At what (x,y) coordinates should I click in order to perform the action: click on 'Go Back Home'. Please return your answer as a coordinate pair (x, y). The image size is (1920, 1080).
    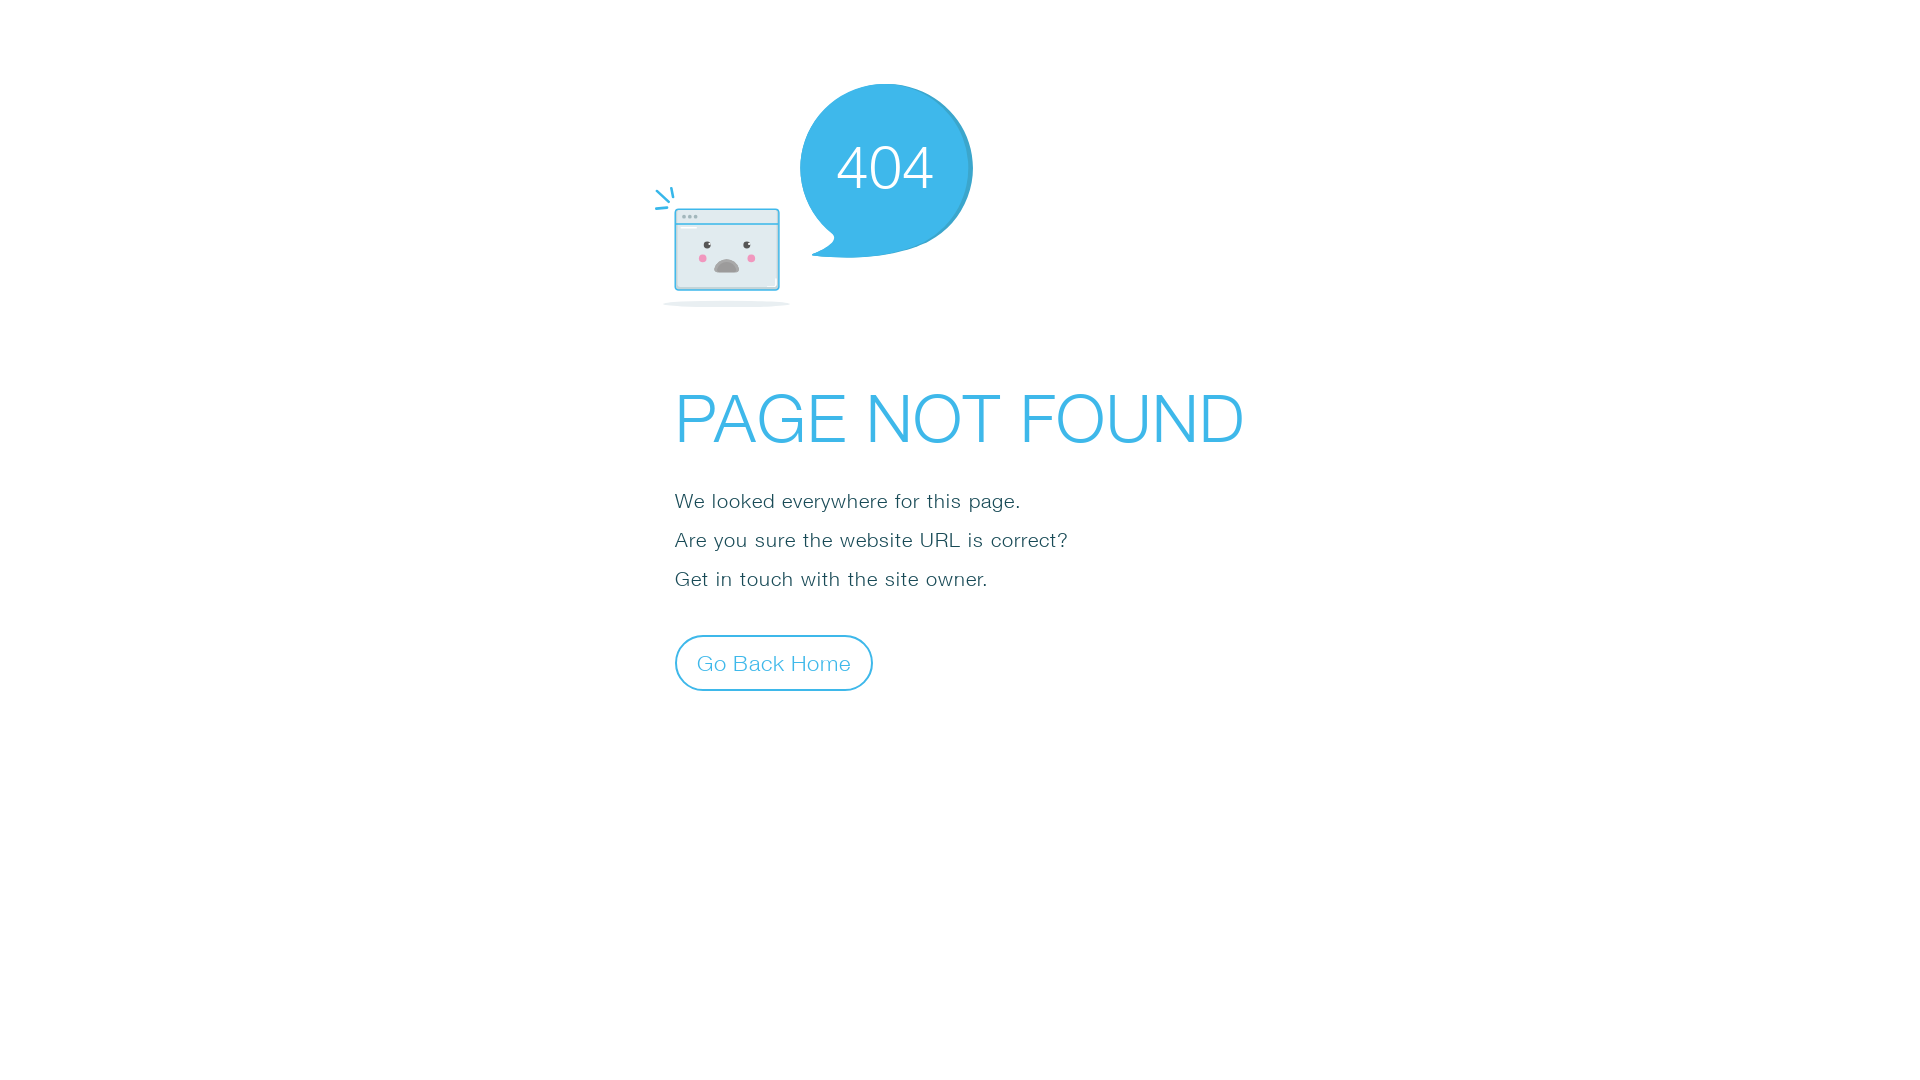
    Looking at the image, I should click on (772, 663).